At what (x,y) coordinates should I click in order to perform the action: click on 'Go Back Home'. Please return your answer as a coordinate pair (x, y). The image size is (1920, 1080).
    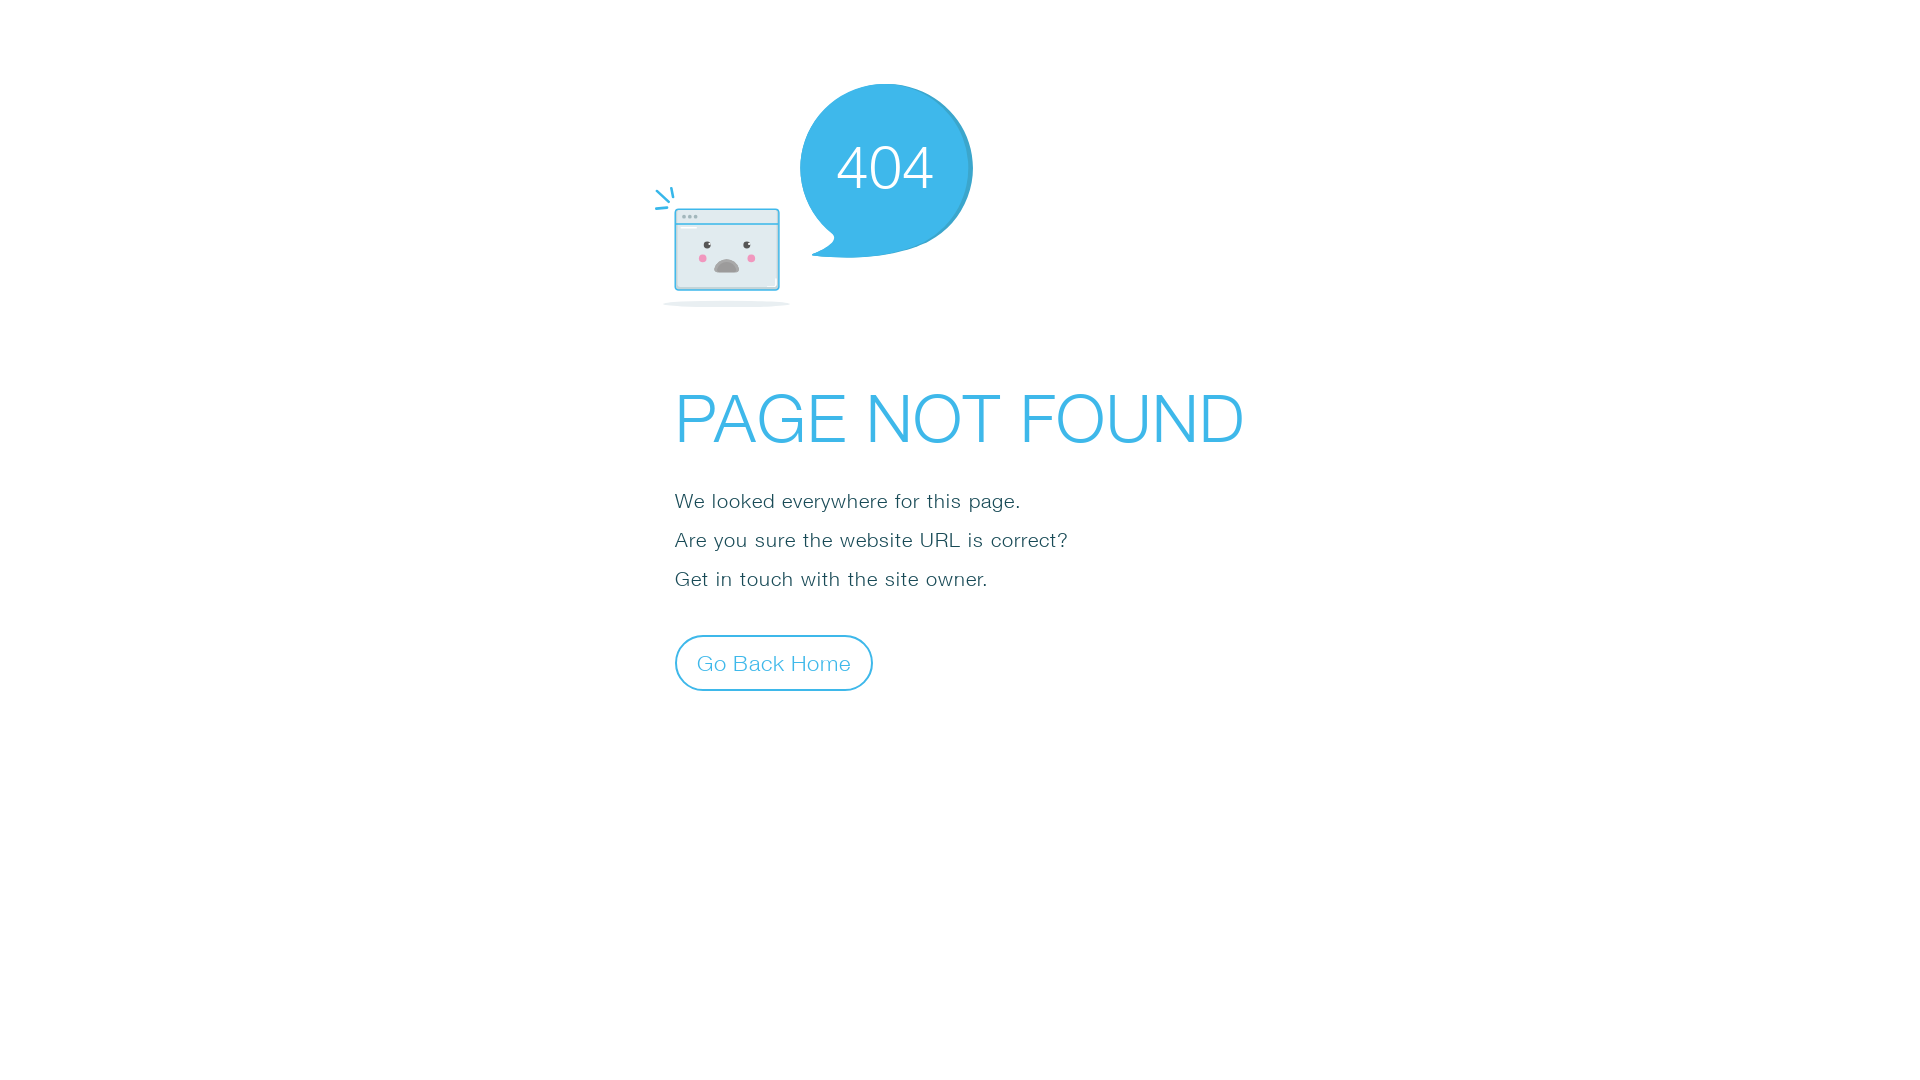
    Looking at the image, I should click on (772, 663).